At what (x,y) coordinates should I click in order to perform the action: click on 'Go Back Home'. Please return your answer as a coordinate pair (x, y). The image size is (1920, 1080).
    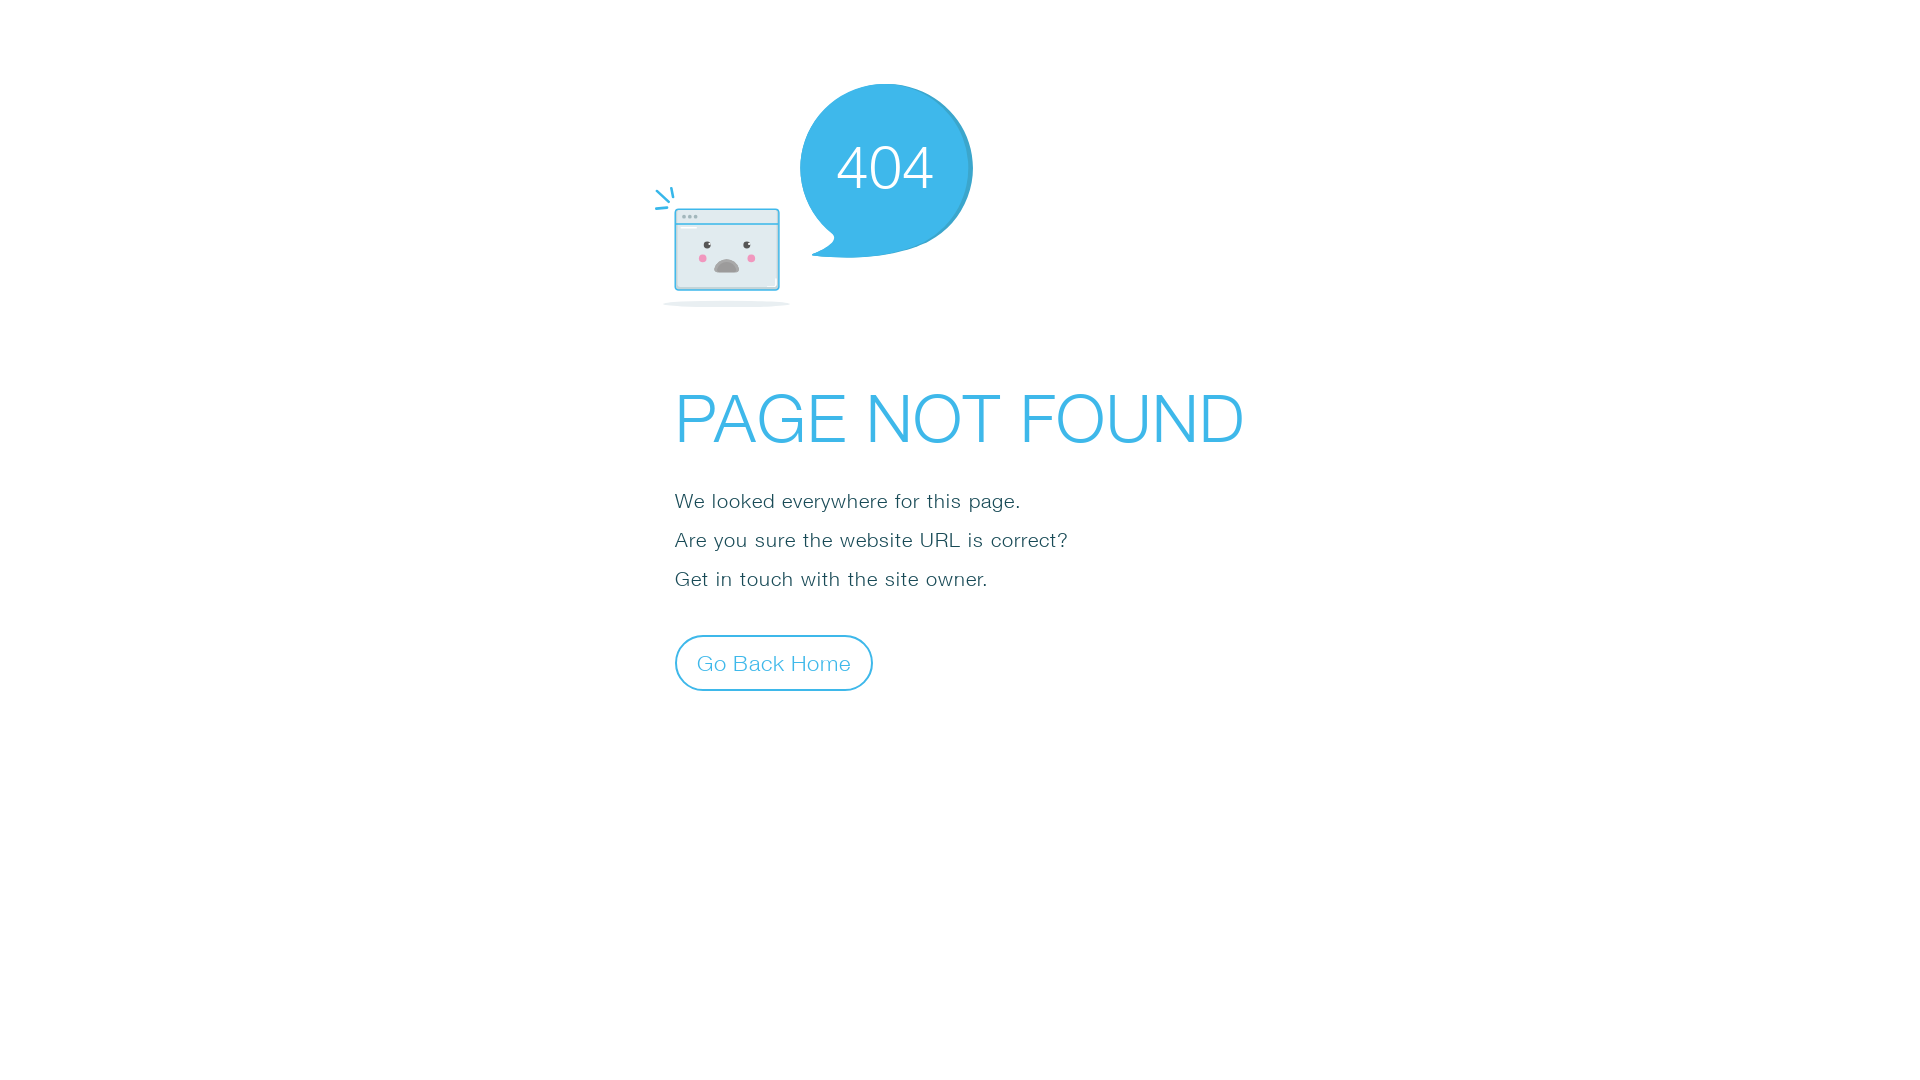
    Looking at the image, I should click on (772, 663).